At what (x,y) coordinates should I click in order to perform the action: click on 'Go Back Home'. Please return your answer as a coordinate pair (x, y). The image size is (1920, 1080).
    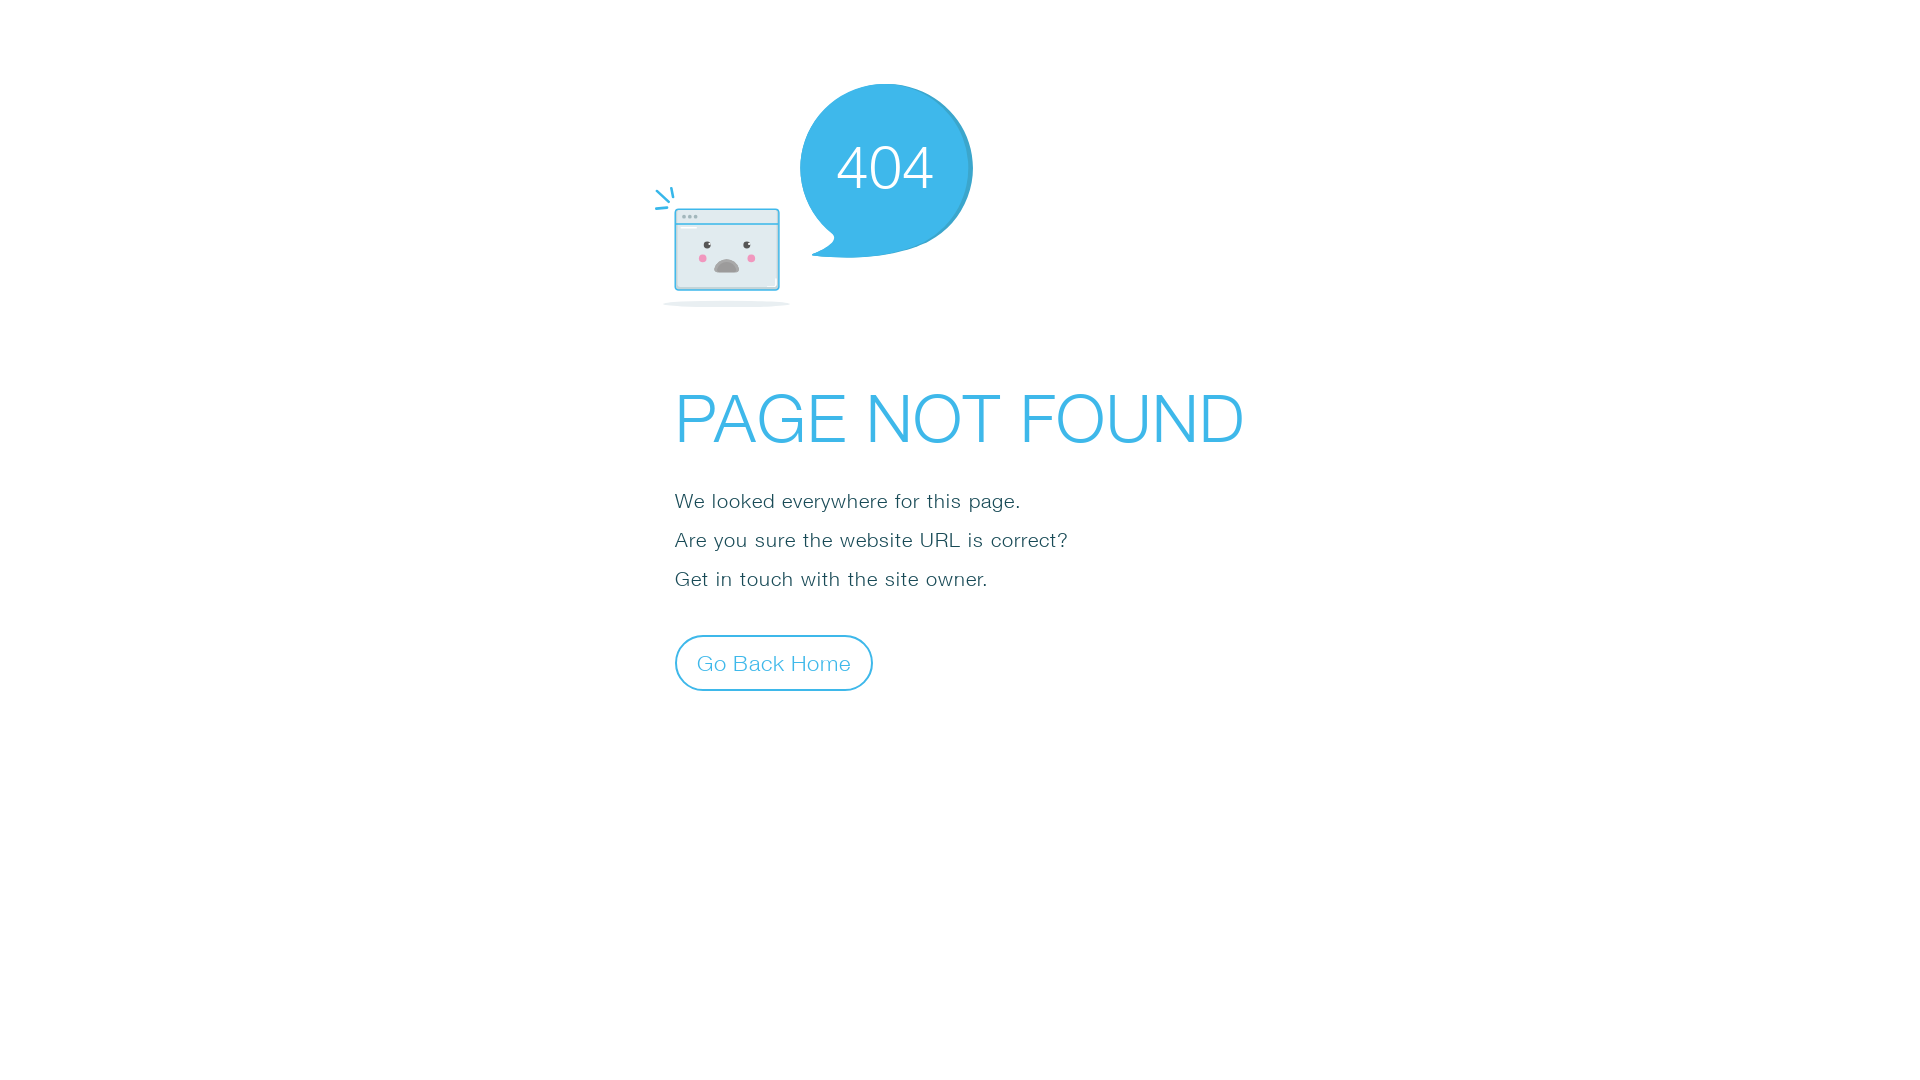
    Looking at the image, I should click on (772, 663).